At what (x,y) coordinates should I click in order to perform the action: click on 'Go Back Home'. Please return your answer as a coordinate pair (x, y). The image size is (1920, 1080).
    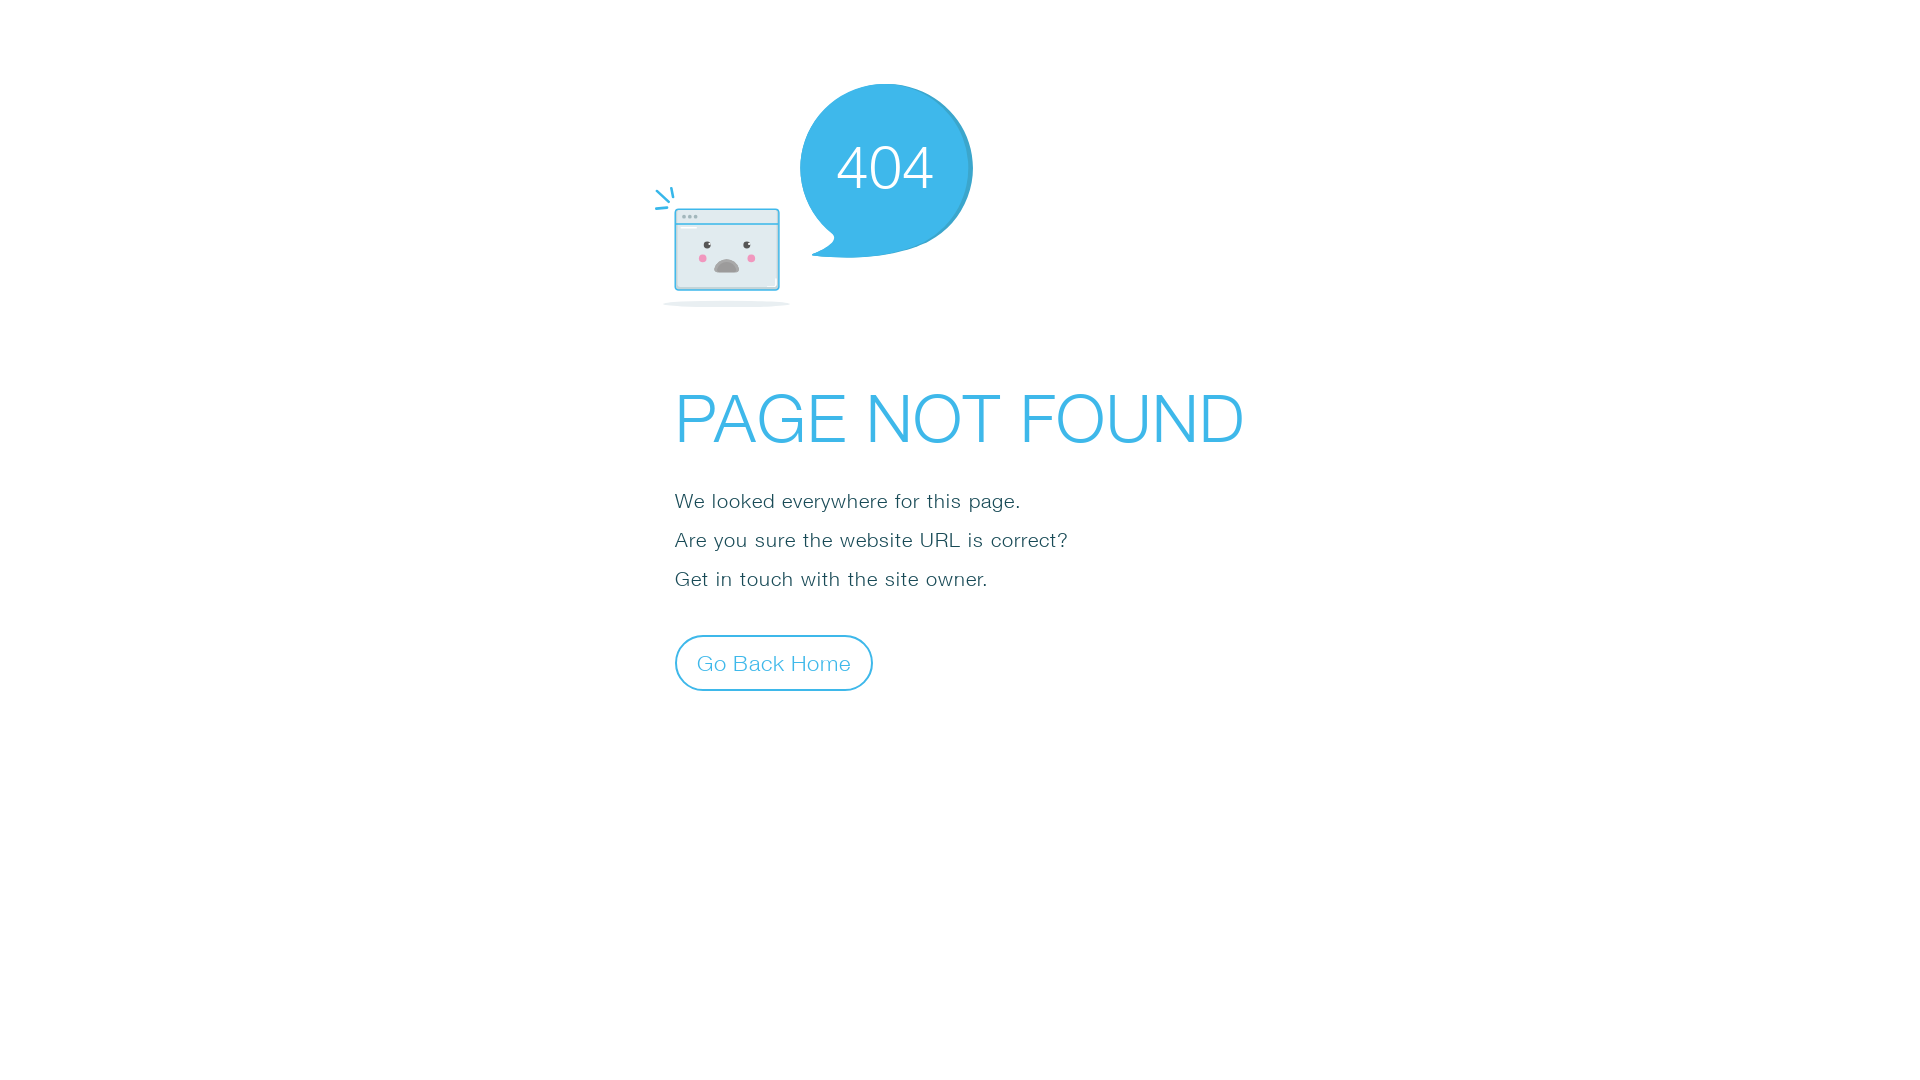
    Looking at the image, I should click on (772, 663).